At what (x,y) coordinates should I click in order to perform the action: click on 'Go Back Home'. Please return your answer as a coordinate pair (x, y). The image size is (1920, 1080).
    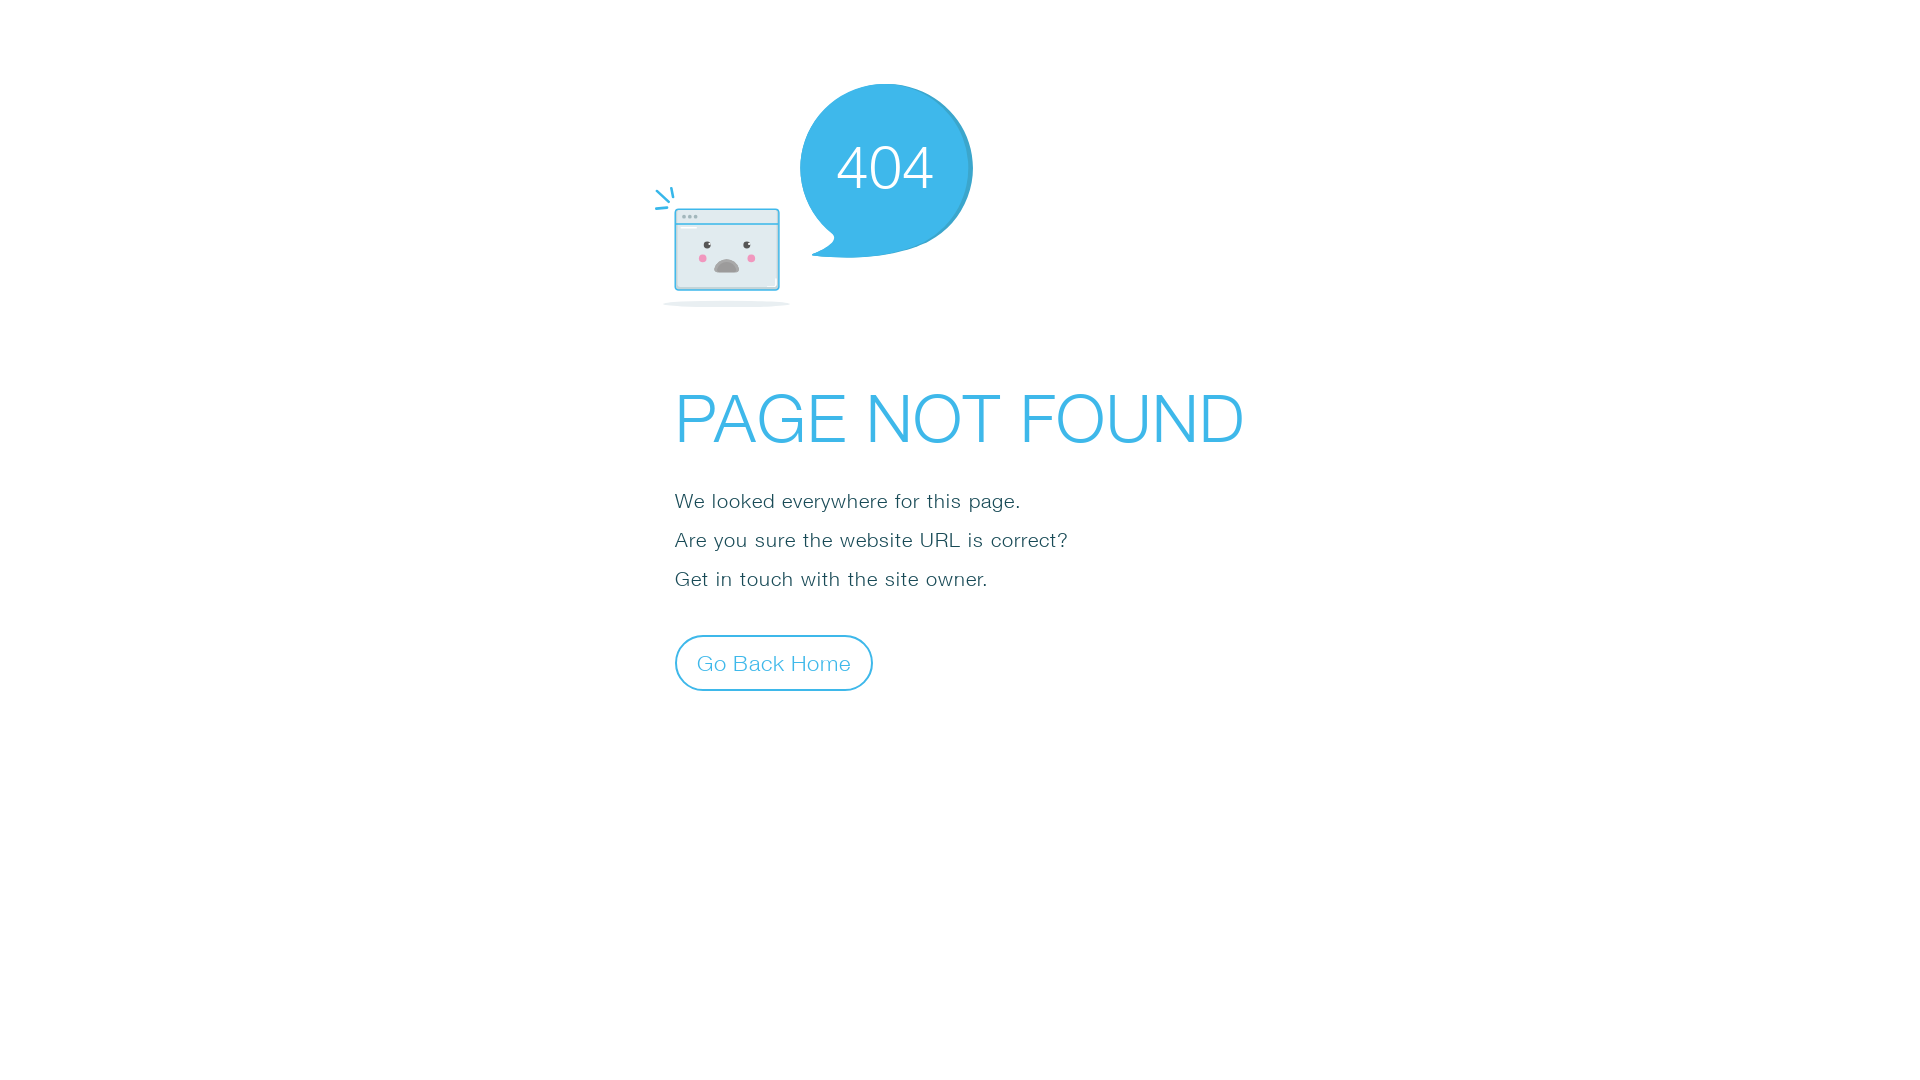
    Looking at the image, I should click on (772, 663).